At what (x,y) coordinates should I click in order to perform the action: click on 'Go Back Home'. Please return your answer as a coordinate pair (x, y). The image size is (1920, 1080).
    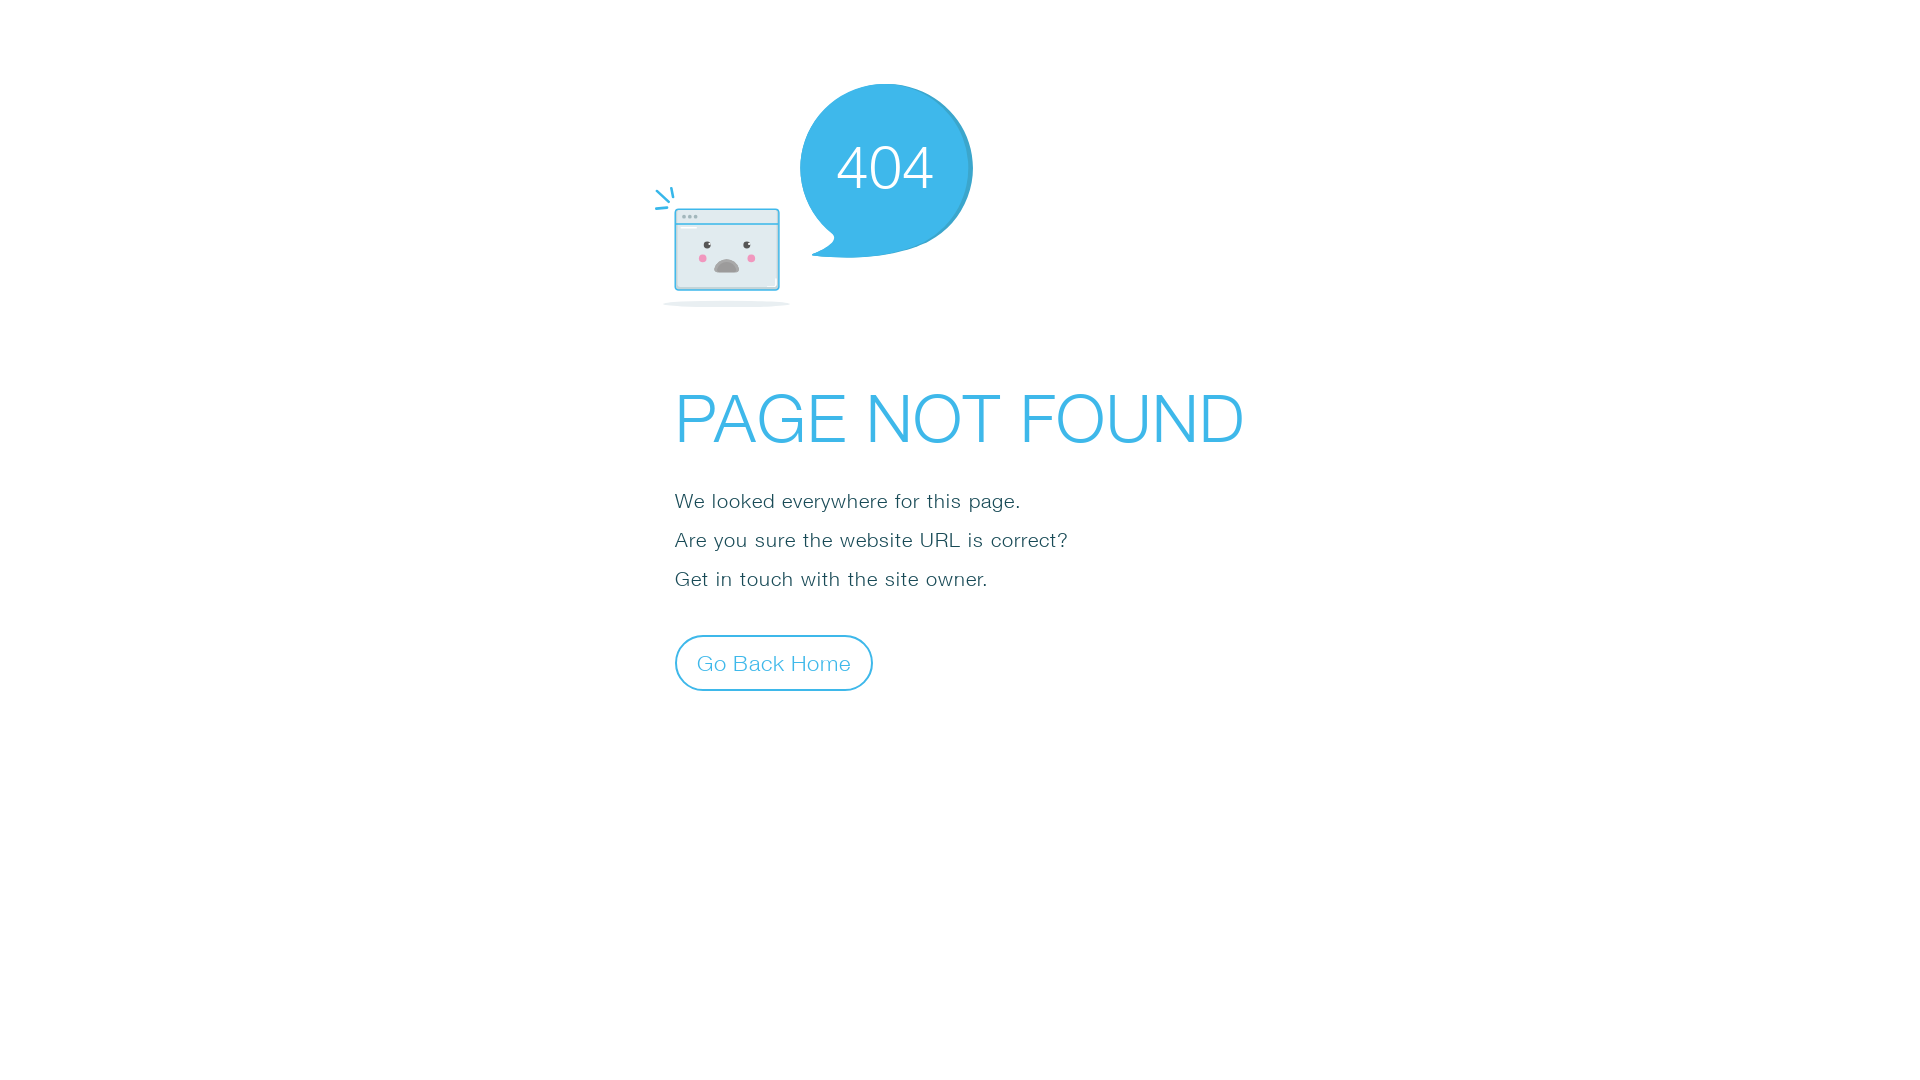
    Looking at the image, I should click on (772, 663).